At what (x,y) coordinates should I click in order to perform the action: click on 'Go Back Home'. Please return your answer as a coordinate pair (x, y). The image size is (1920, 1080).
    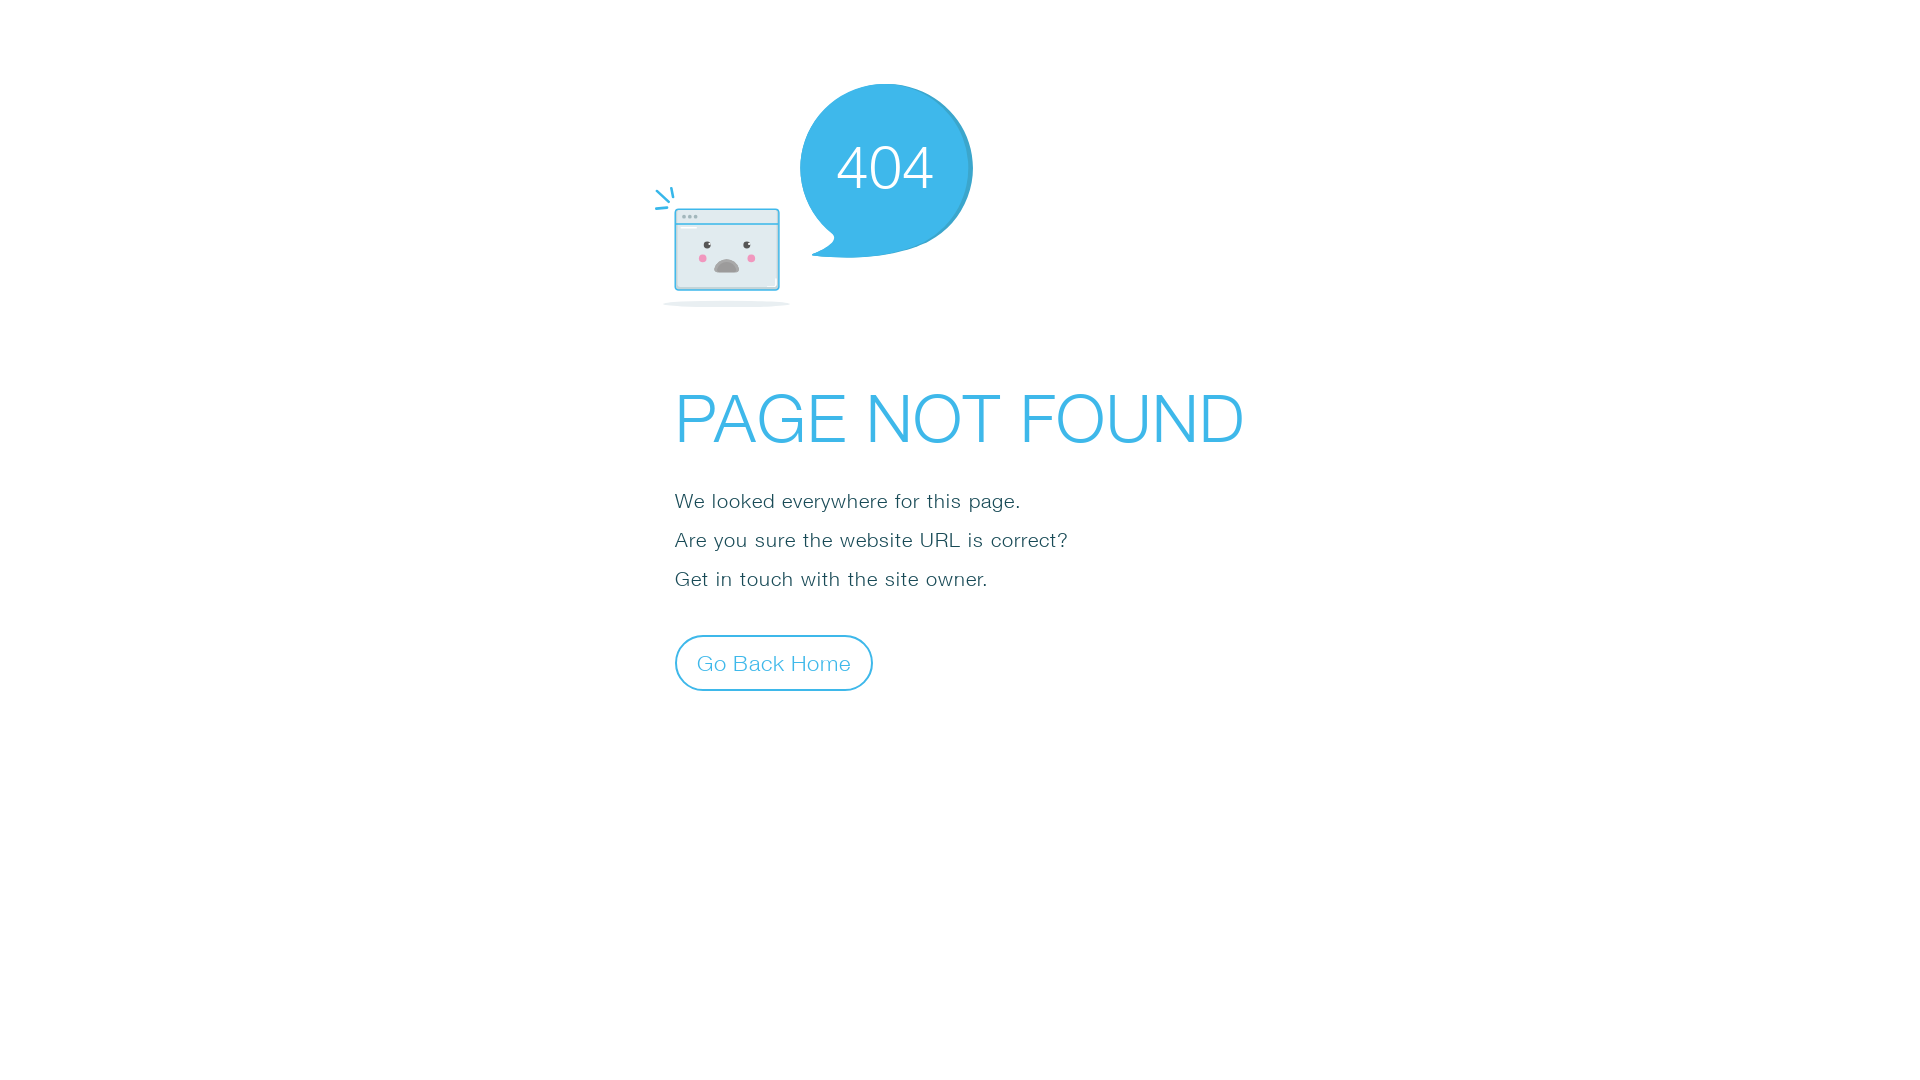
    Looking at the image, I should click on (772, 663).